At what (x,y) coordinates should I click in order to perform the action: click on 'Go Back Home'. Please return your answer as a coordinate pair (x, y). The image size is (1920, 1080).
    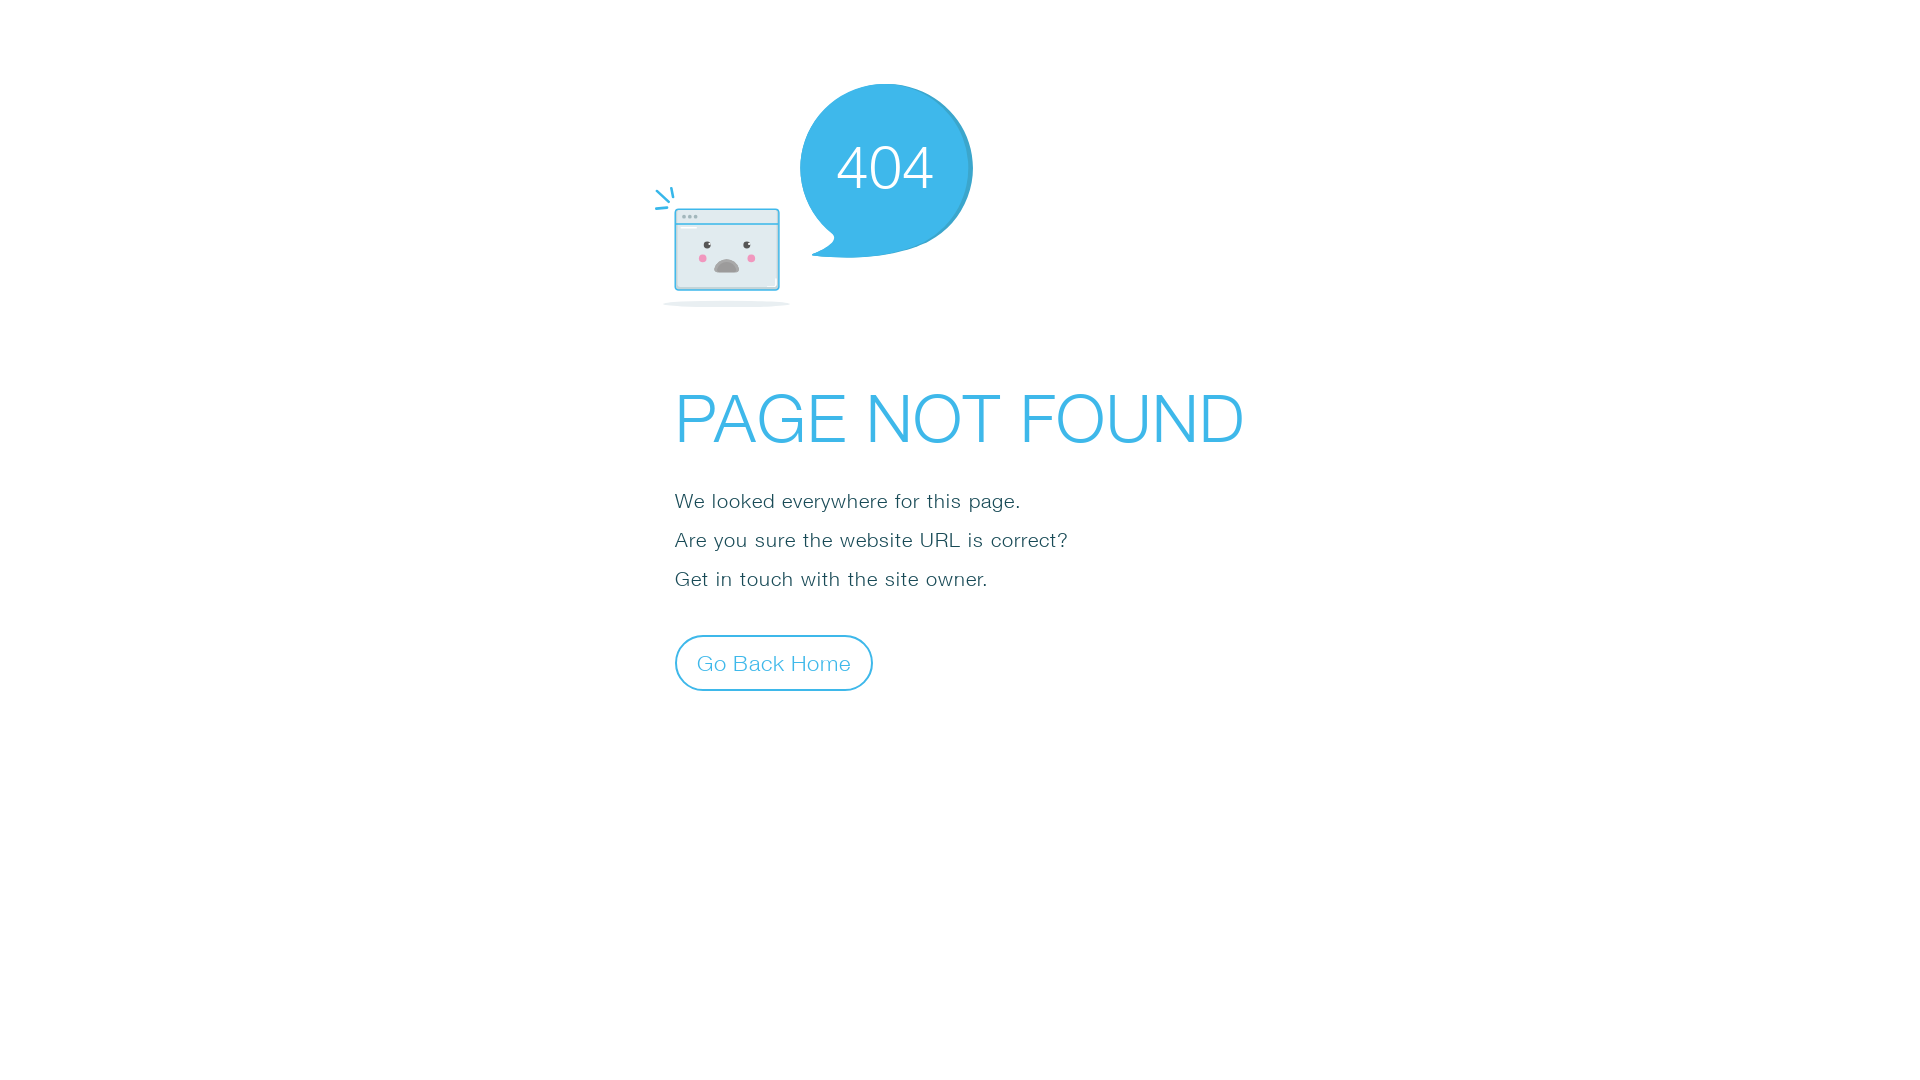
    Looking at the image, I should click on (772, 663).